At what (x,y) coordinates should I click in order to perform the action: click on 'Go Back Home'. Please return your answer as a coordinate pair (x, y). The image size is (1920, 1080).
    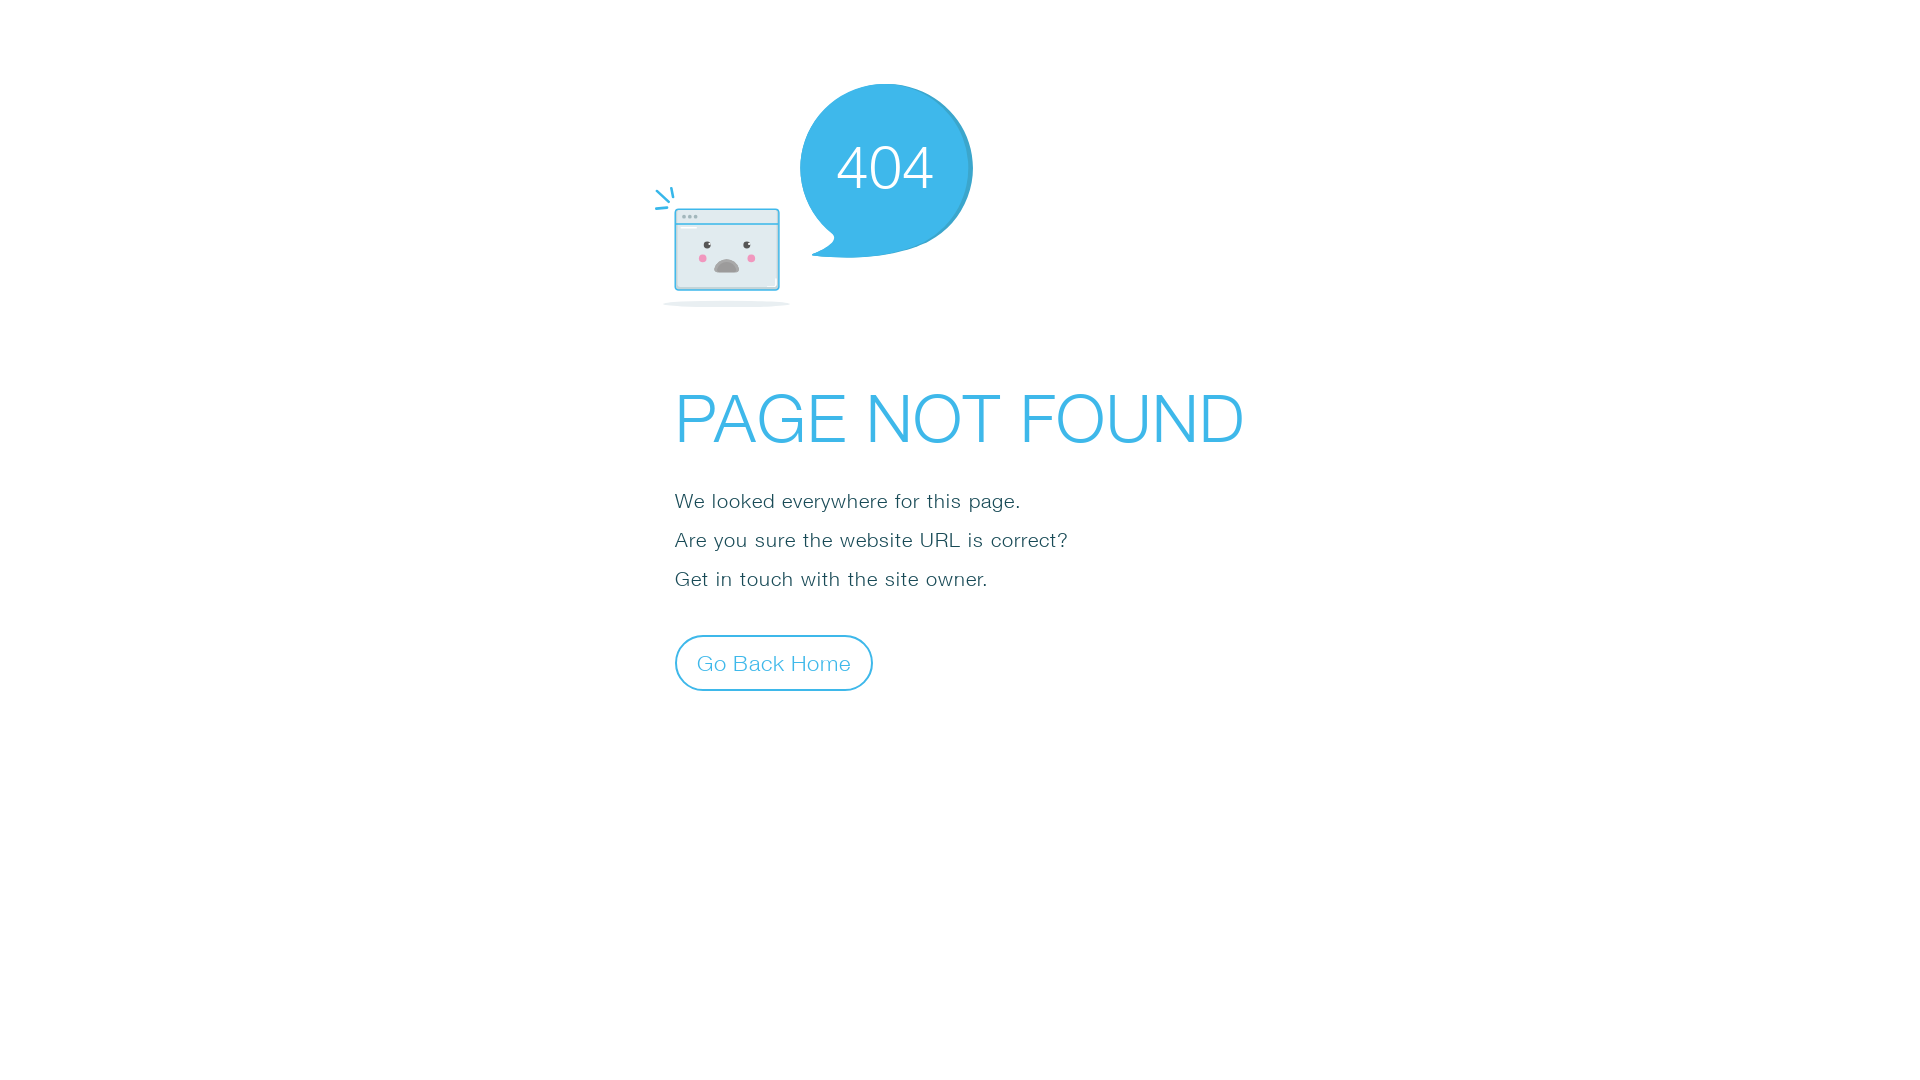
    Looking at the image, I should click on (772, 663).